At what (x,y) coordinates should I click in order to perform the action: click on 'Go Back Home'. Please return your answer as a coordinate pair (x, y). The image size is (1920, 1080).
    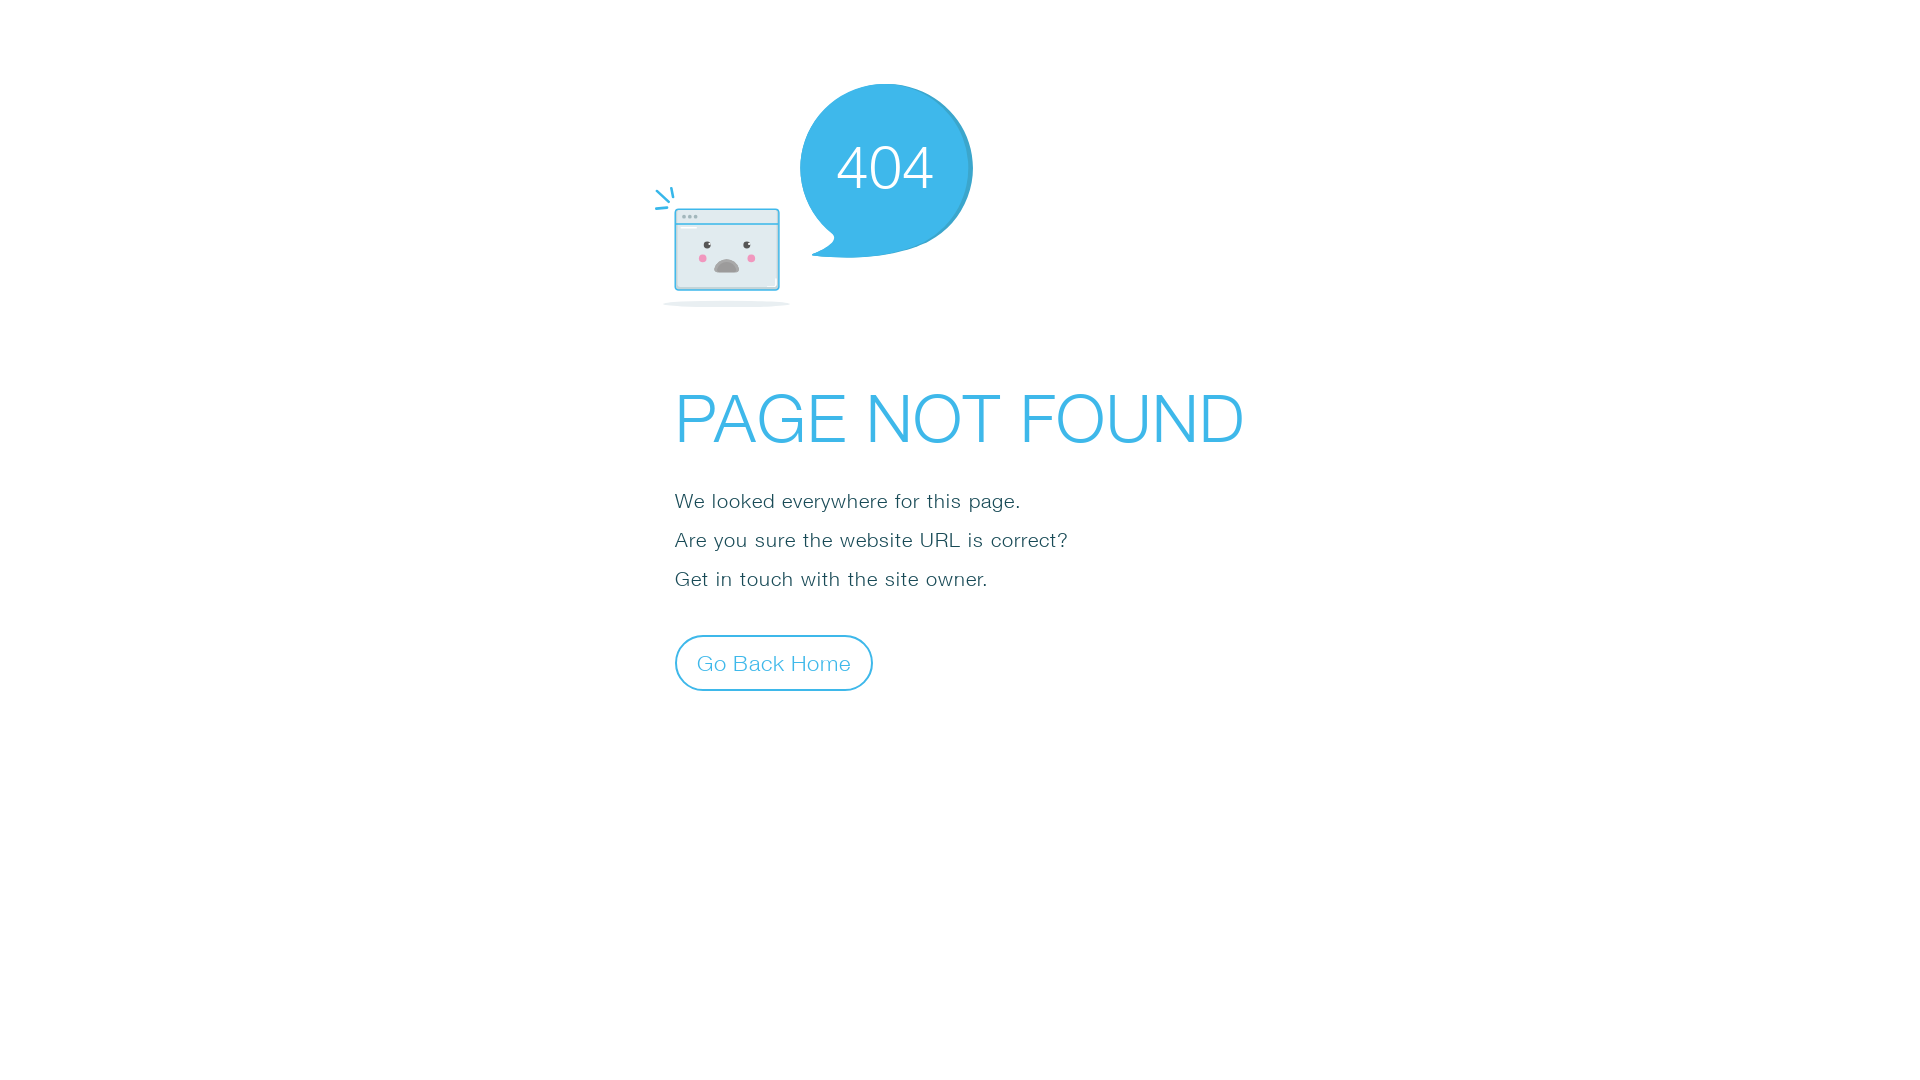
    Looking at the image, I should click on (772, 663).